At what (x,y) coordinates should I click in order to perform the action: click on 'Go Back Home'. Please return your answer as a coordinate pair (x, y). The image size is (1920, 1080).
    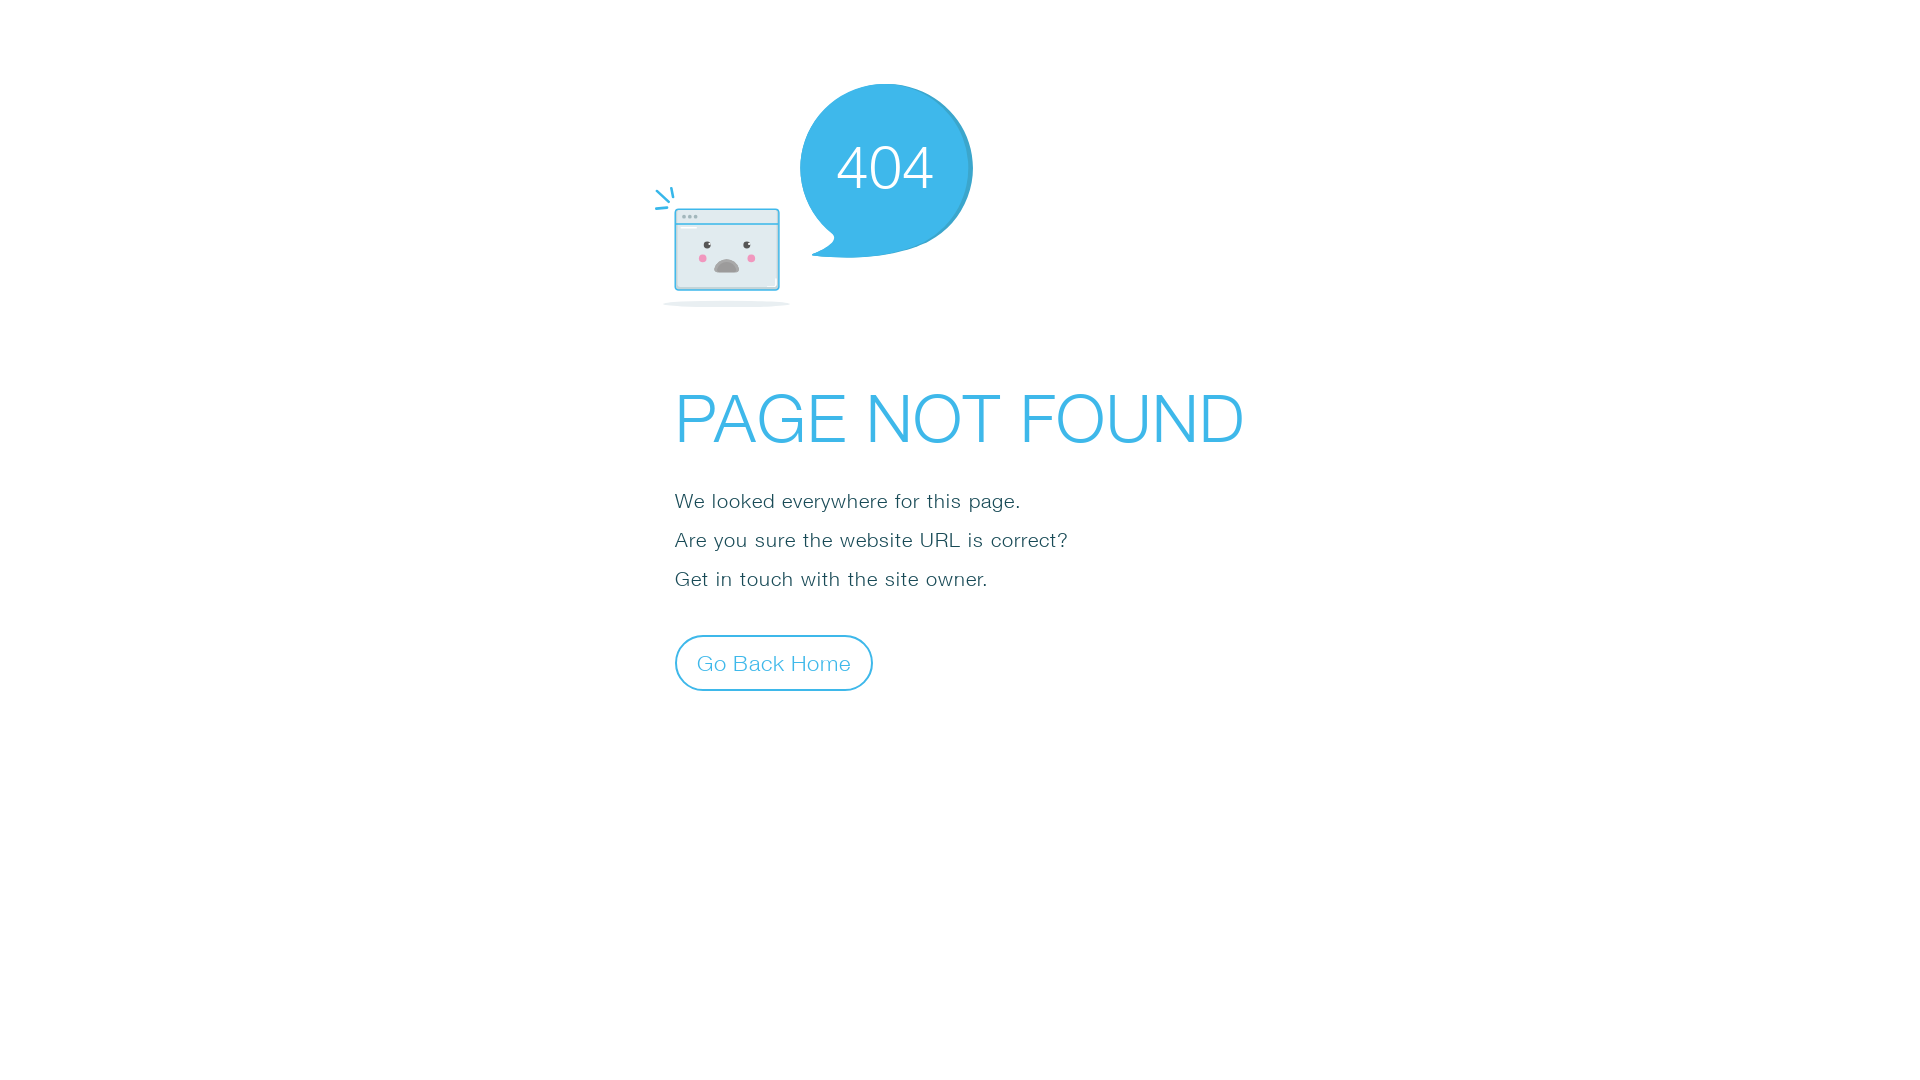
    Looking at the image, I should click on (772, 663).